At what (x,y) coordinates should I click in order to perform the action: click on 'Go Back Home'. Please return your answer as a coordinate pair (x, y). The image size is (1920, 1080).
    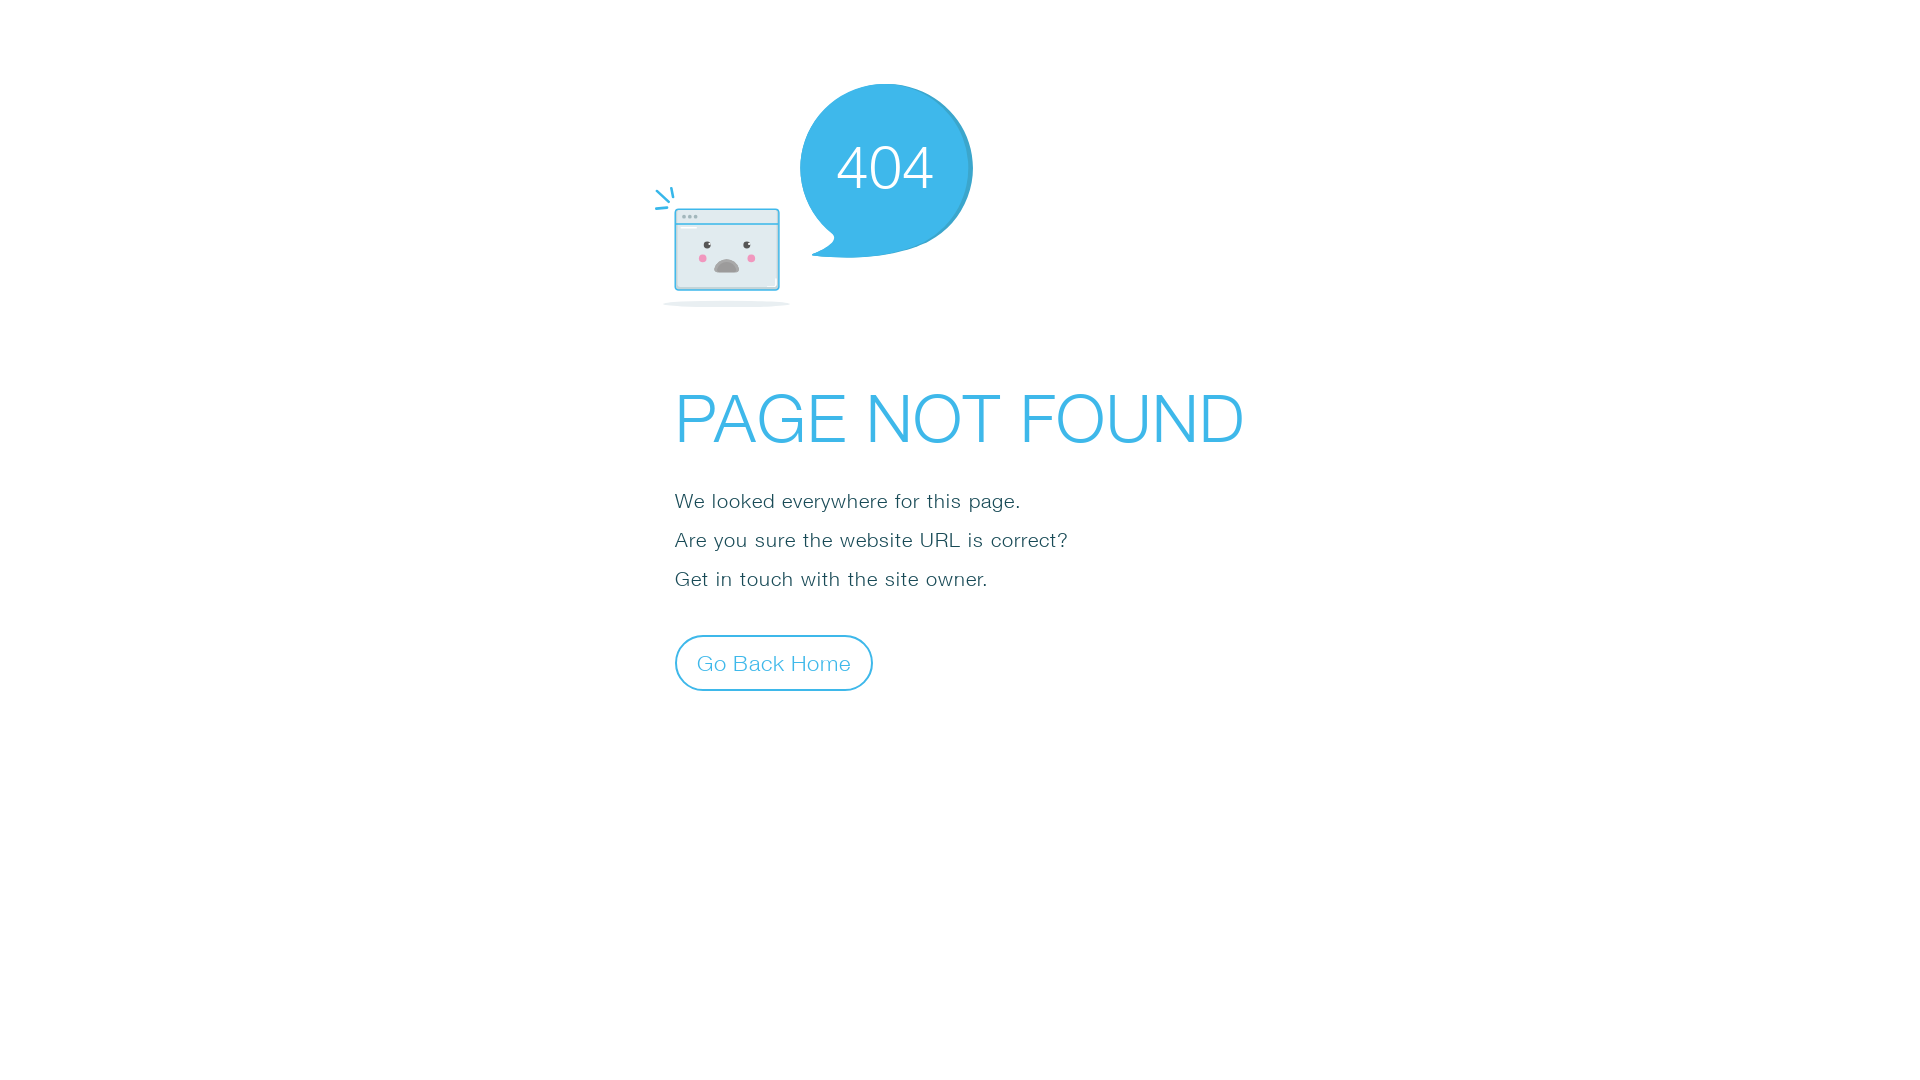
    Looking at the image, I should click on (772, 663).